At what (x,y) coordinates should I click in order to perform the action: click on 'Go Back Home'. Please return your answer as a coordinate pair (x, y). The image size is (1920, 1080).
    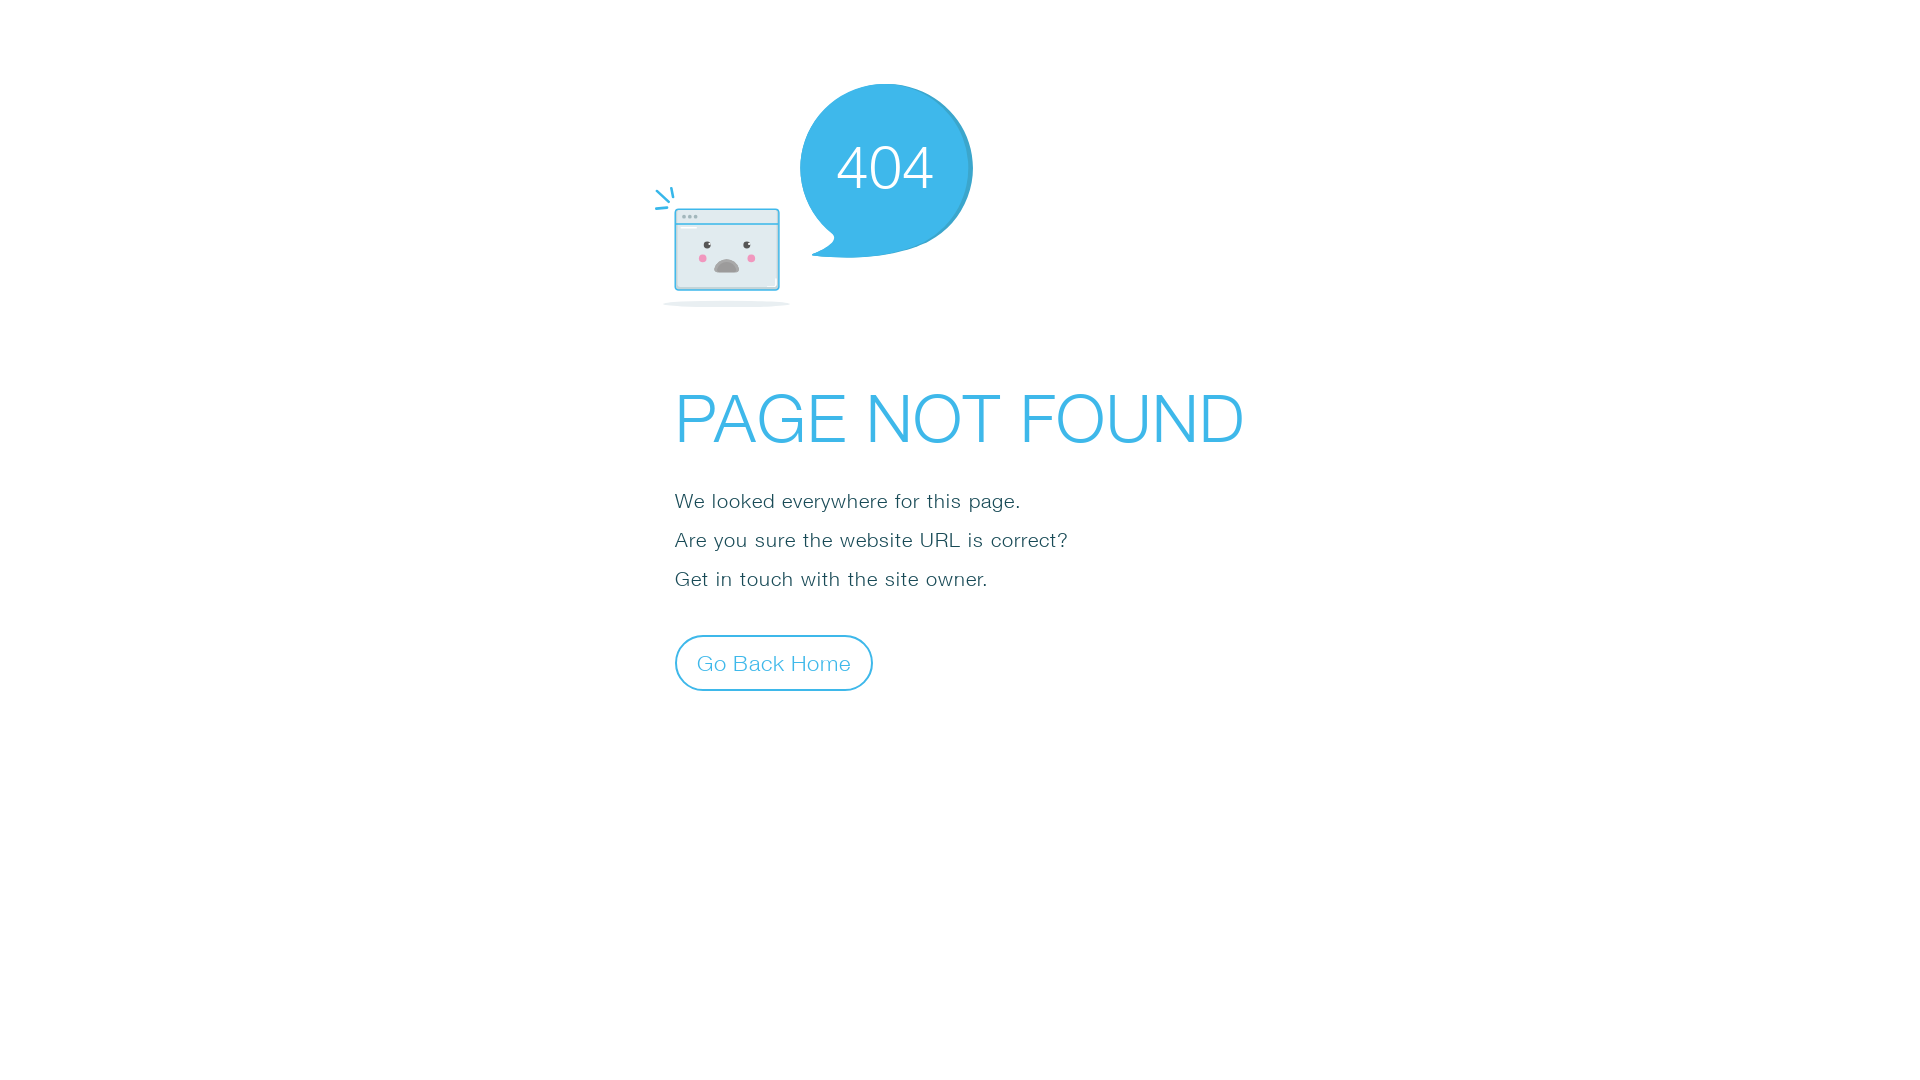
    Looking at the image, I should click on (772, 663).